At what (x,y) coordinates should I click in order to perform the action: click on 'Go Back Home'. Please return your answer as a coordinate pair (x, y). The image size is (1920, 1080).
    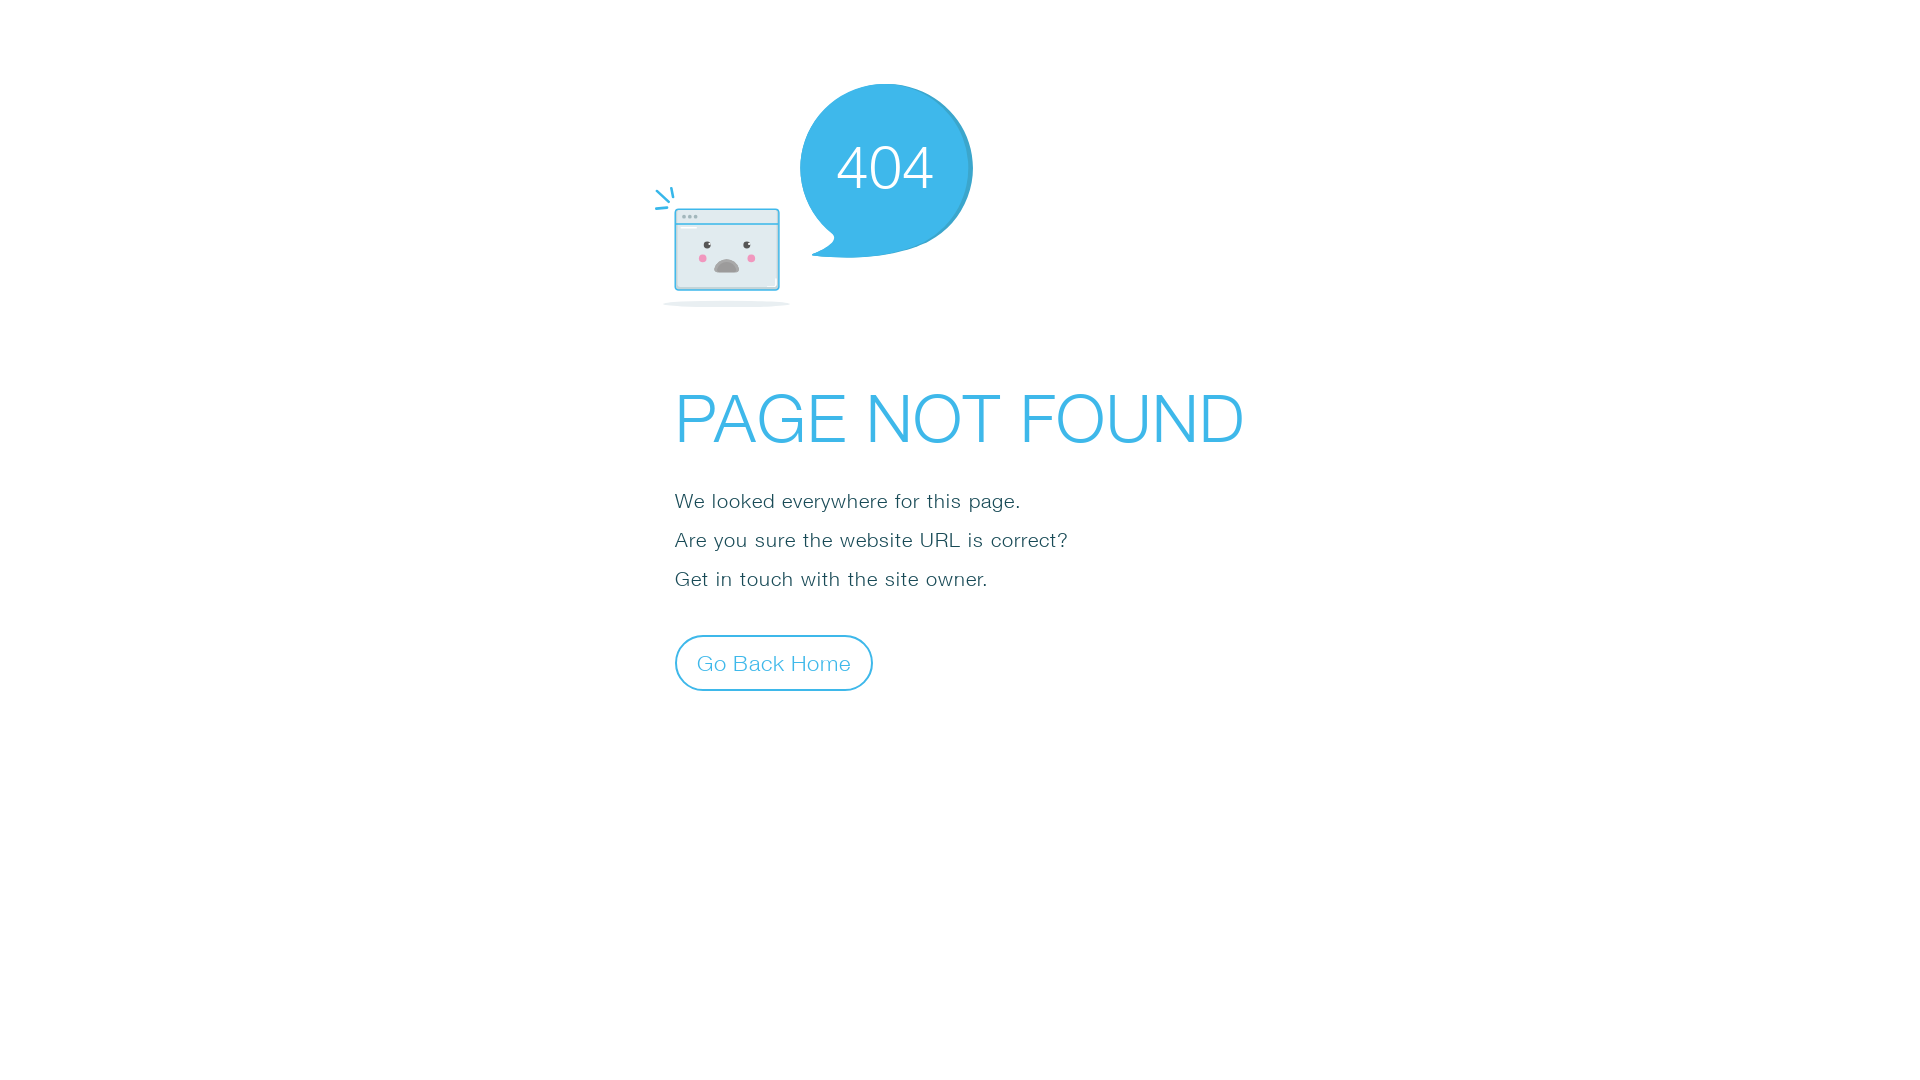
    Looking at the image, I should click on (772, 663).